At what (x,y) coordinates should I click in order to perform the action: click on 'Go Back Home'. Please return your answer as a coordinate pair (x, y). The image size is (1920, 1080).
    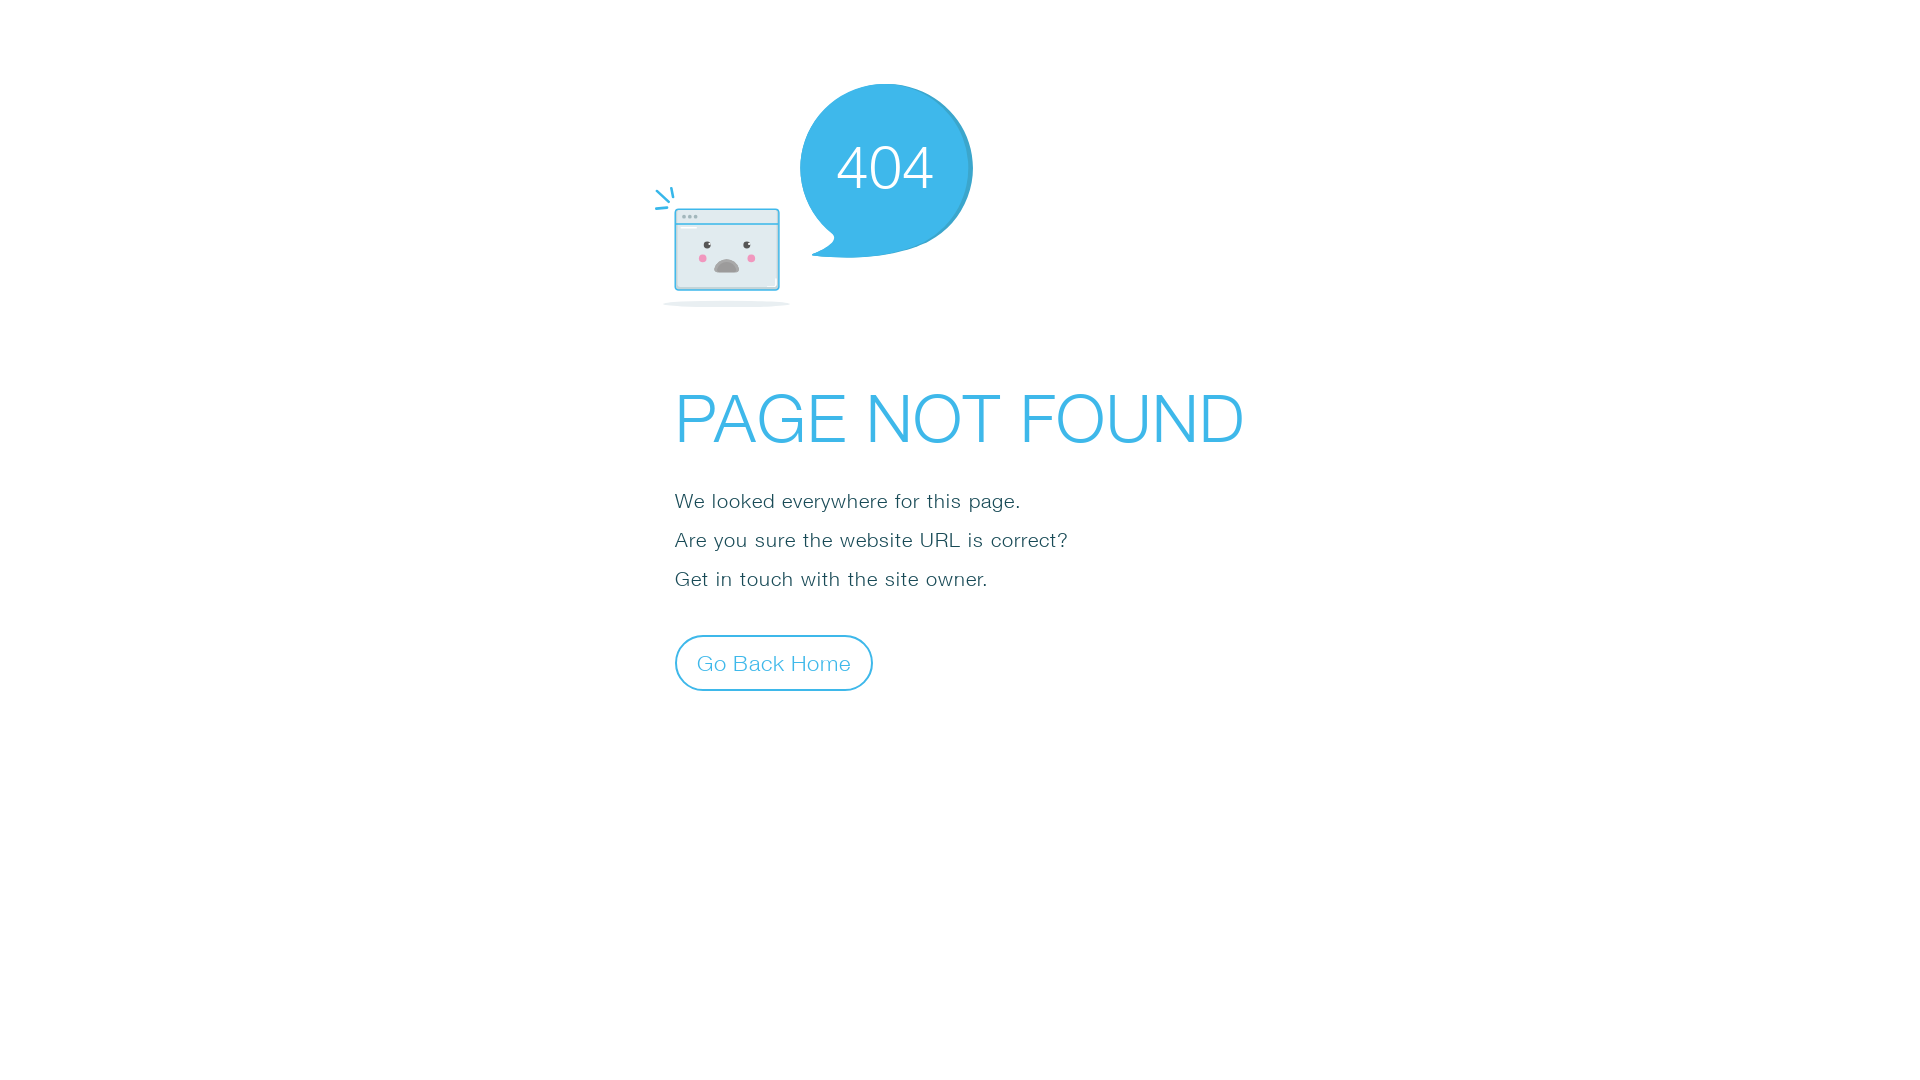
    Looking at the image, I should click on (772, 663).